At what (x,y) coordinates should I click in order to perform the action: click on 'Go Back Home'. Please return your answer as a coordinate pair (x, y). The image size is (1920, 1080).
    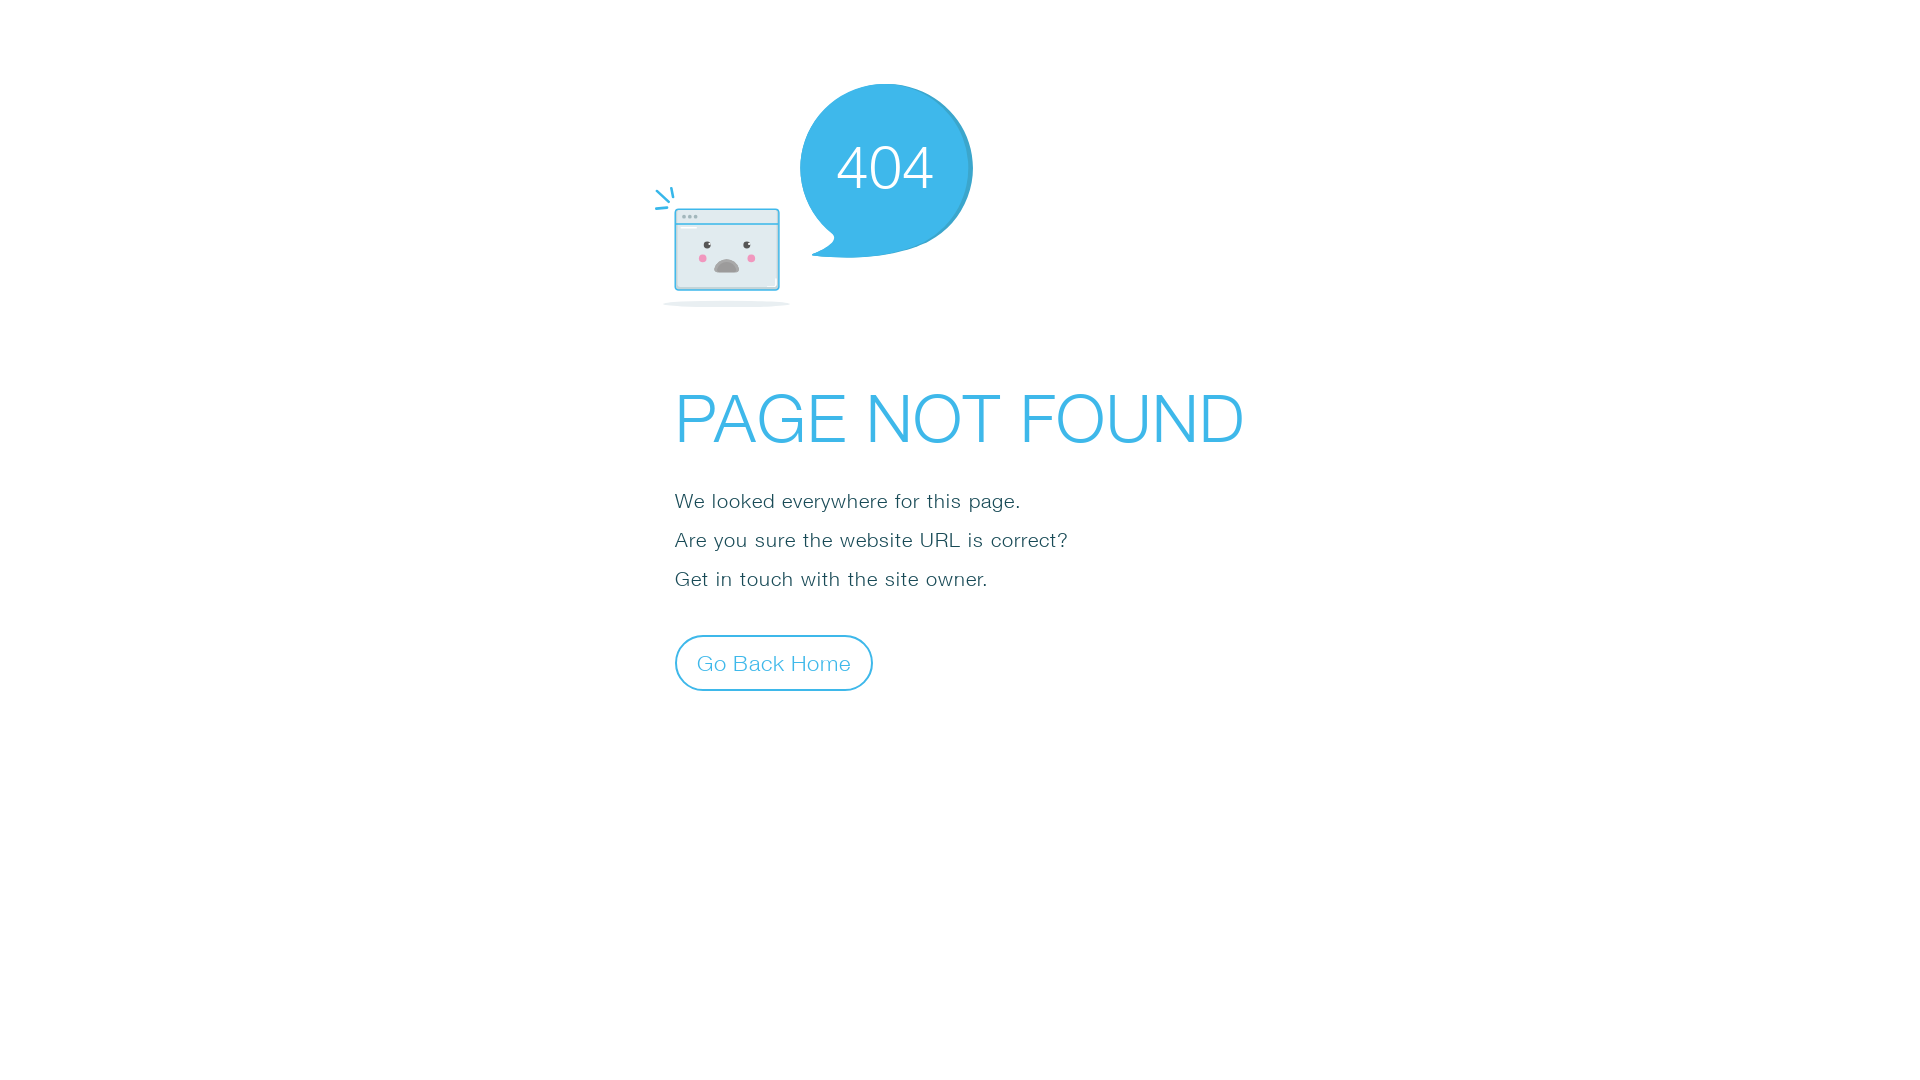
    Looking at the image, I should click on (772, 663).